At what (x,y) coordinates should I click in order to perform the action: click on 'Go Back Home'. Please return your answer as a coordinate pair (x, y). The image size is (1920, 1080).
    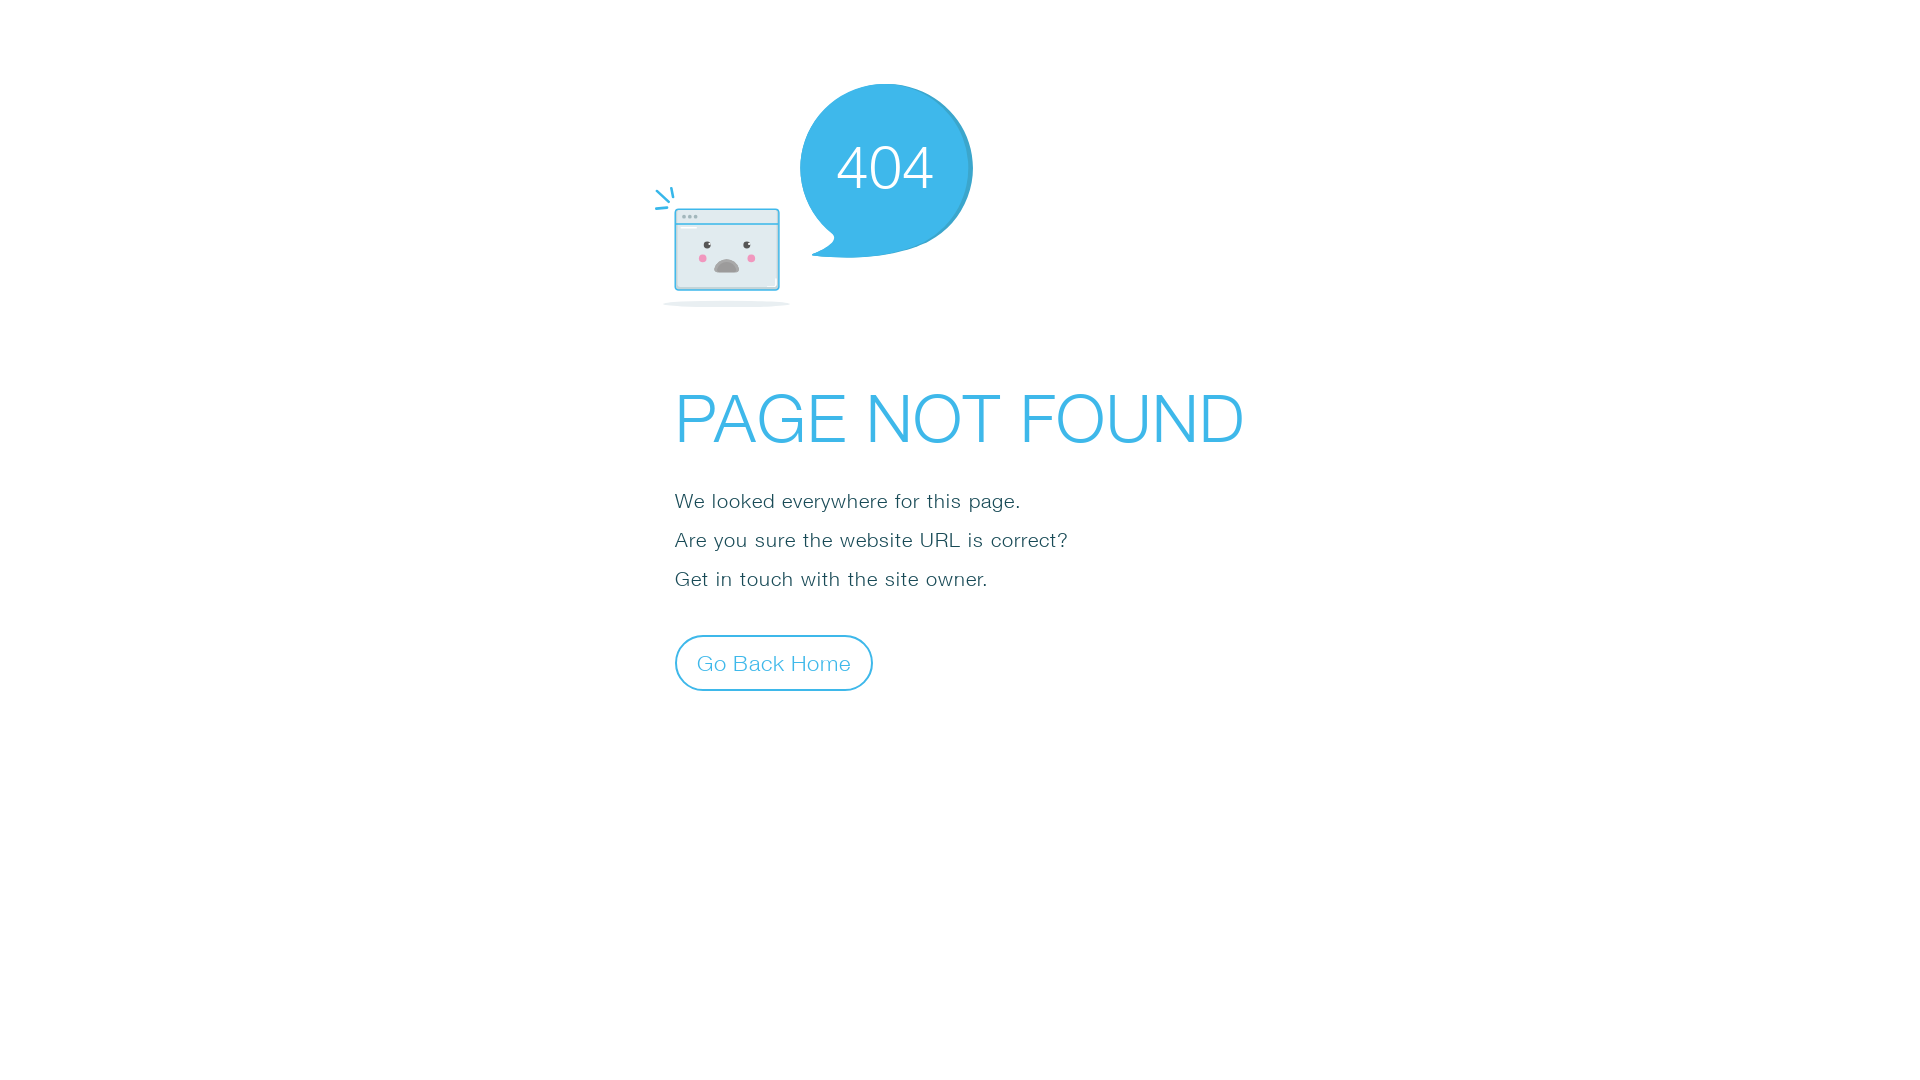
    Looking at the image, I should click on (772, 663).